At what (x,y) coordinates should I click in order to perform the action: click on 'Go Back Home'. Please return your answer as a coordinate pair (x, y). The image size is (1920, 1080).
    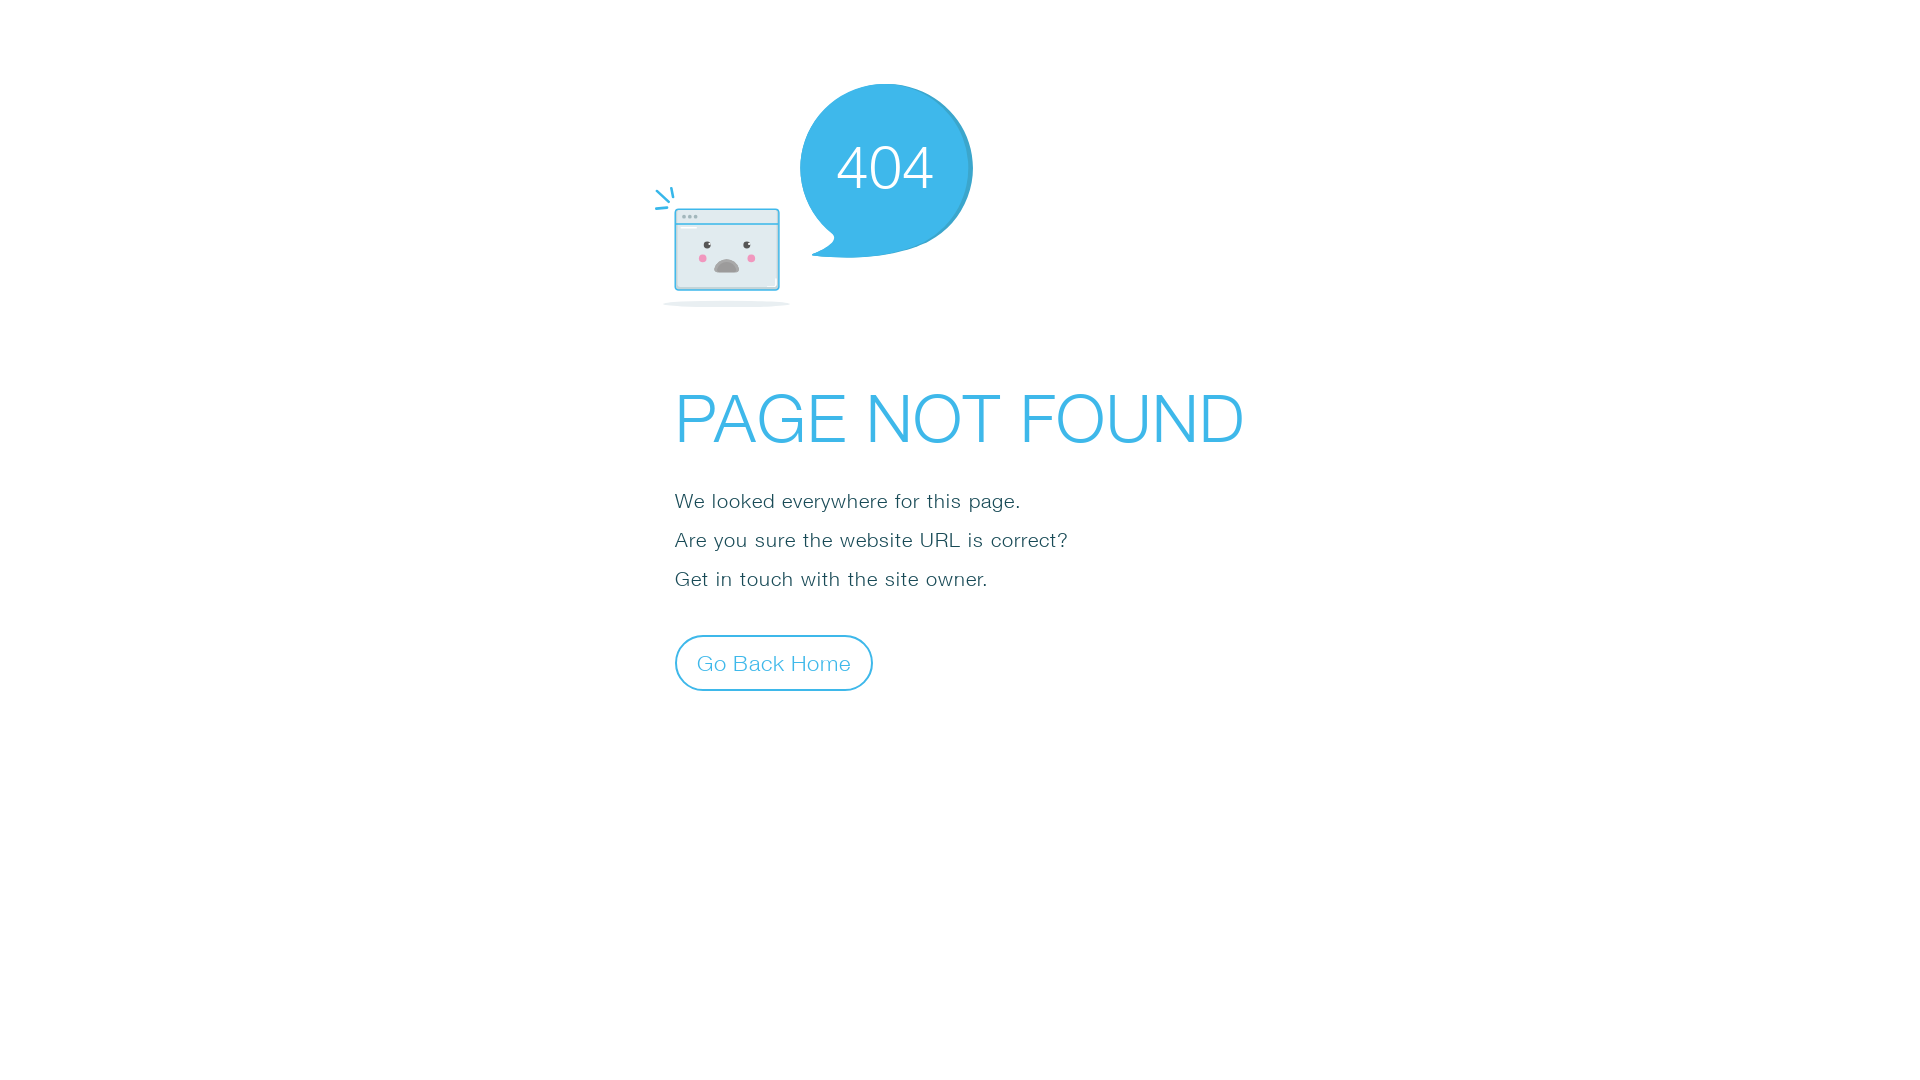
    Looking at the image, I should click on (772, 663).